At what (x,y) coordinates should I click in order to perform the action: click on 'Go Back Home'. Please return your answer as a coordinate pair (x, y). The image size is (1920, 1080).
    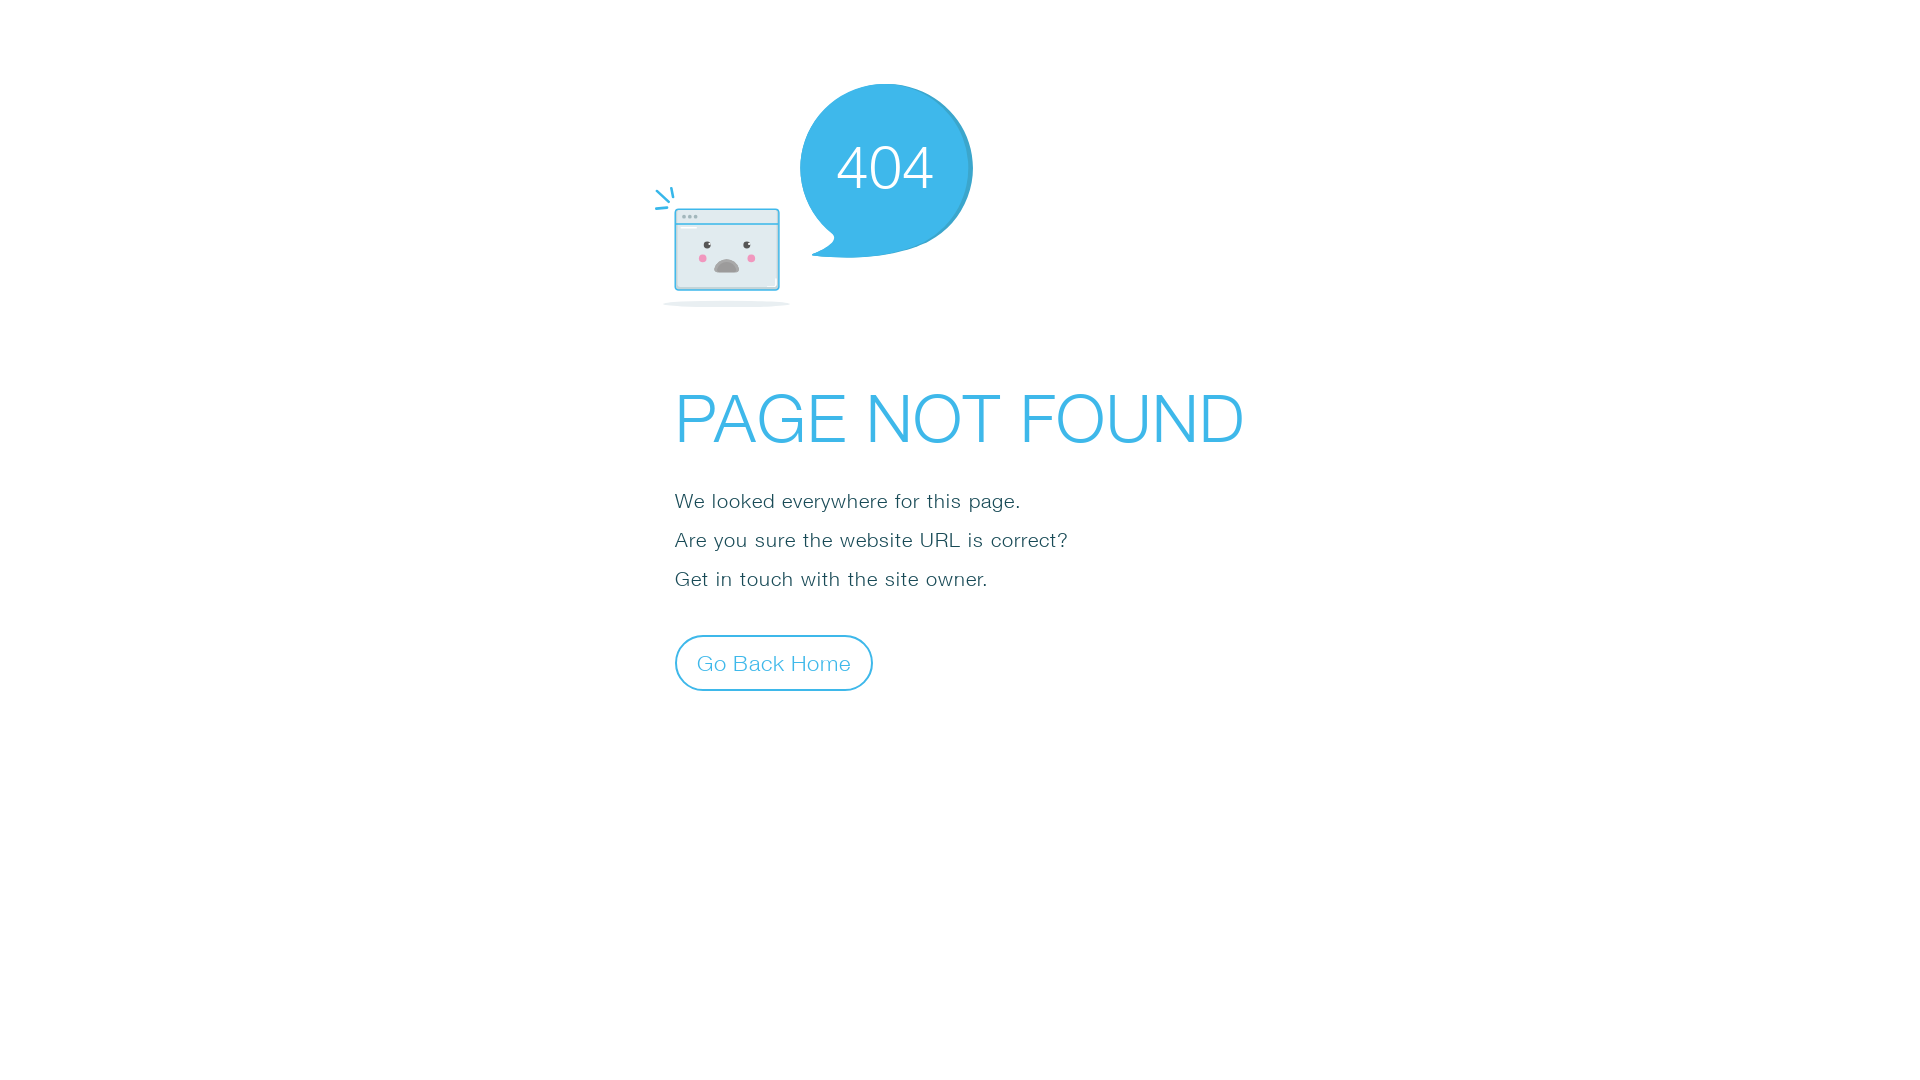
    Looking at the image, I should click on (772, 663).